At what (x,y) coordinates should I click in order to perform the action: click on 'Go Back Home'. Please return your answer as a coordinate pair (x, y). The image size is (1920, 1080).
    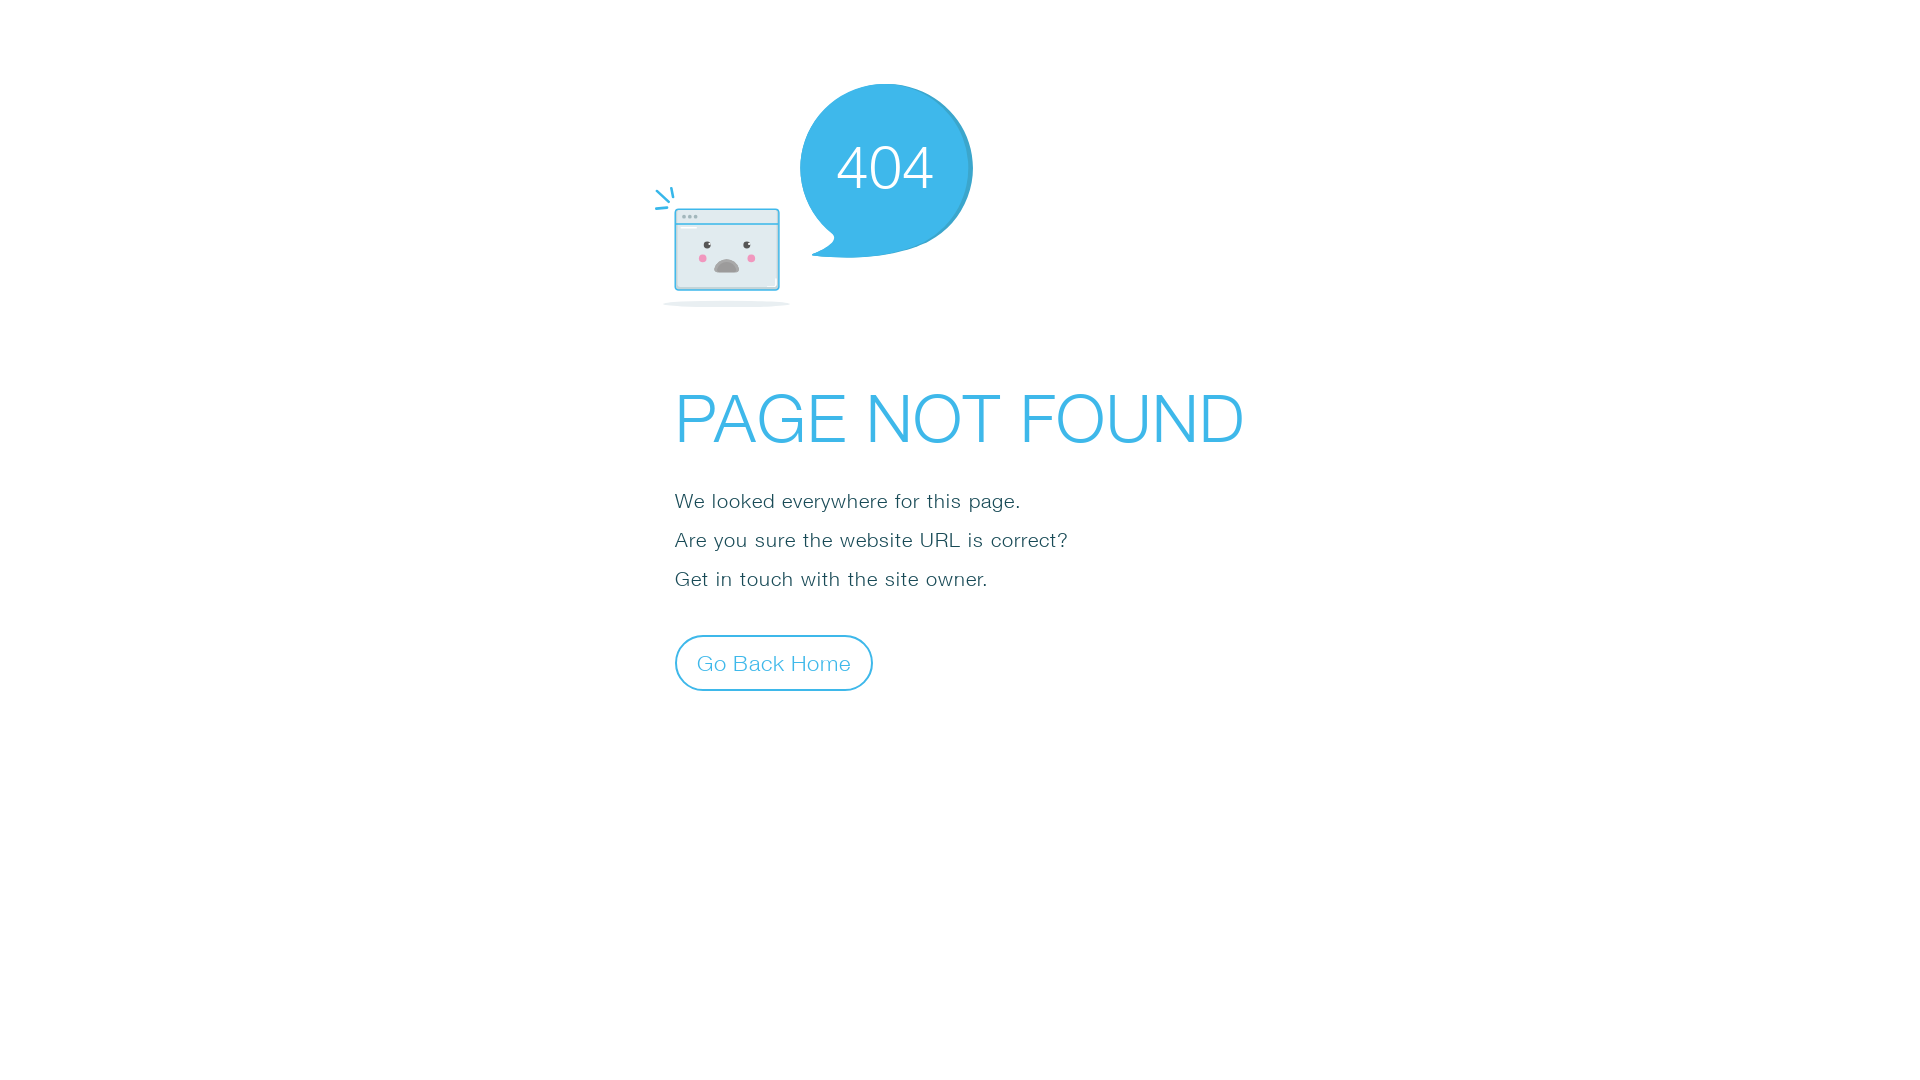
    Looking at the image, I should click on (772, 663).